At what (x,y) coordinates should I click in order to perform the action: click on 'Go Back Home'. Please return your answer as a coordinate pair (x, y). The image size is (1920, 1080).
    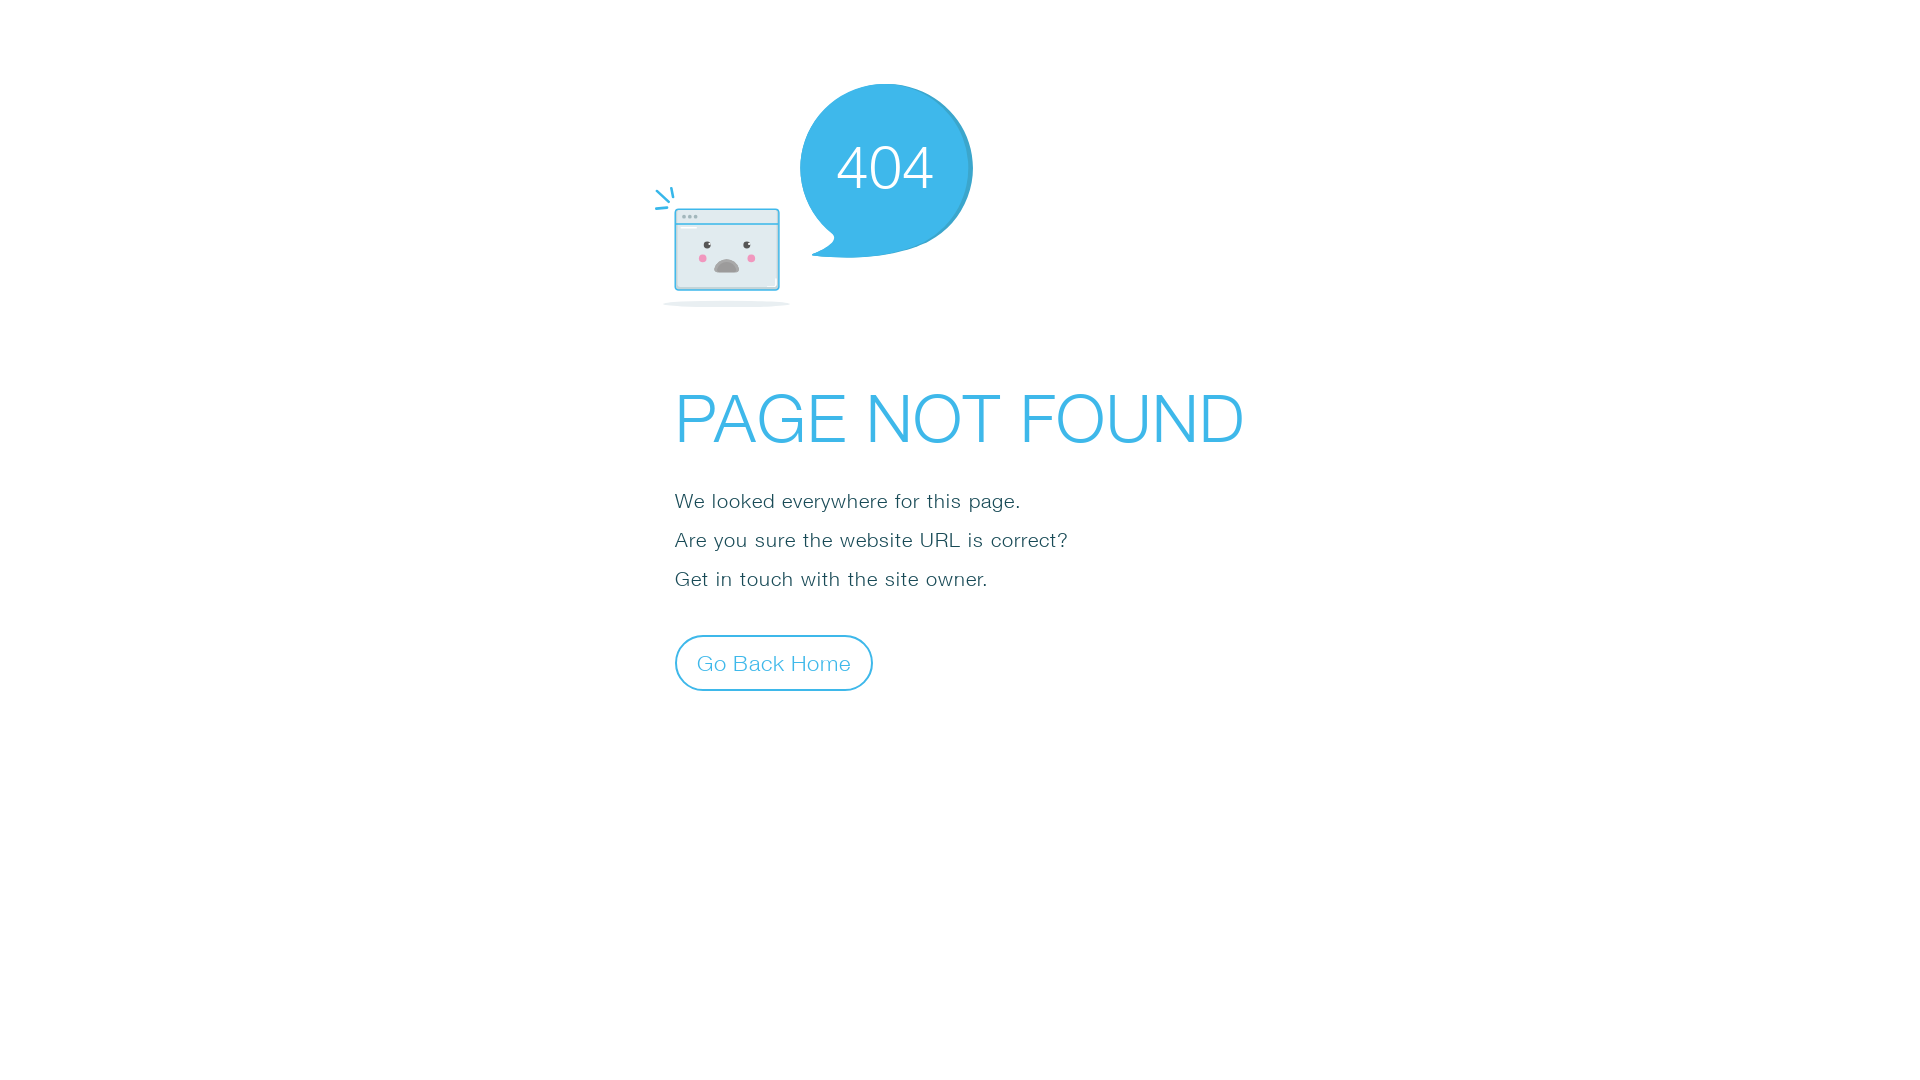
    Looking at the image, I should click on (772, 663).